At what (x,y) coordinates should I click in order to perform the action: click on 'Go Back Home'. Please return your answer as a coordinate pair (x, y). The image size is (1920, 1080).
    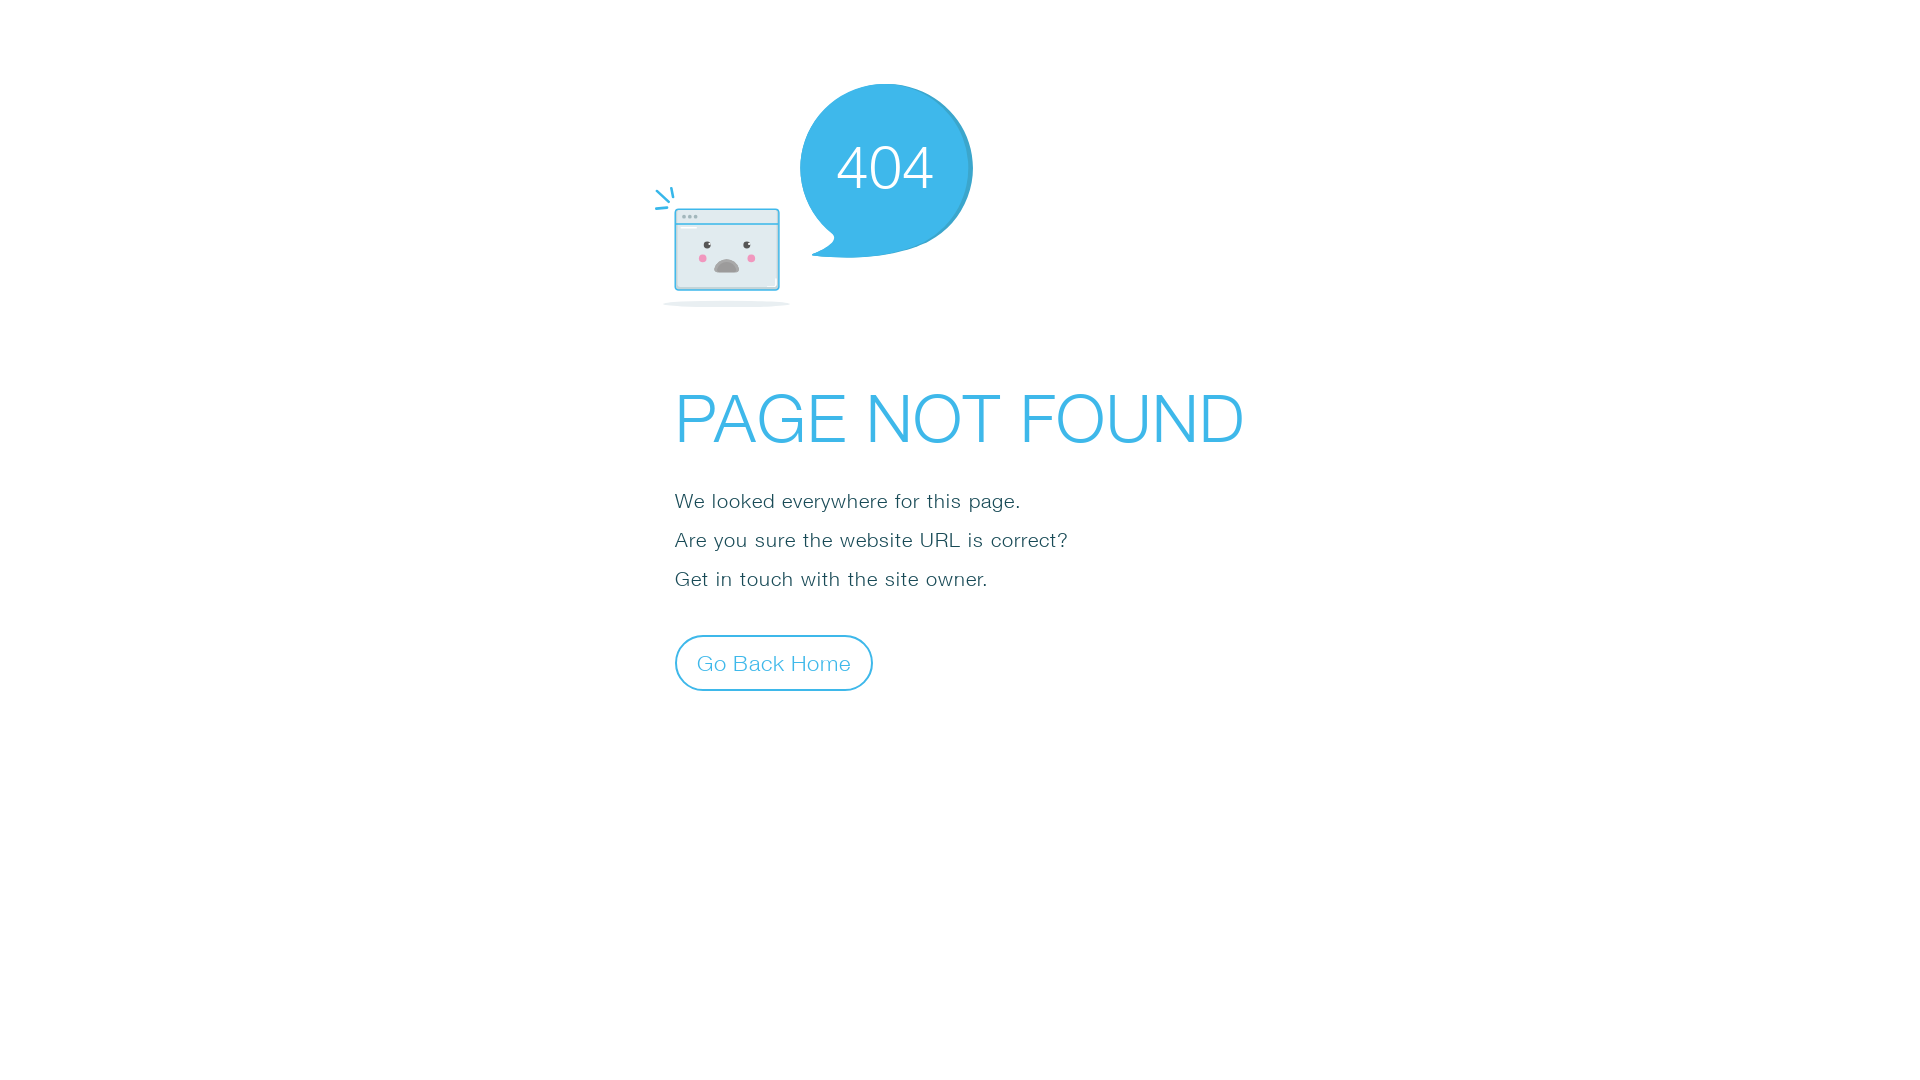
    Looking at the image, I should click on (772, 663).